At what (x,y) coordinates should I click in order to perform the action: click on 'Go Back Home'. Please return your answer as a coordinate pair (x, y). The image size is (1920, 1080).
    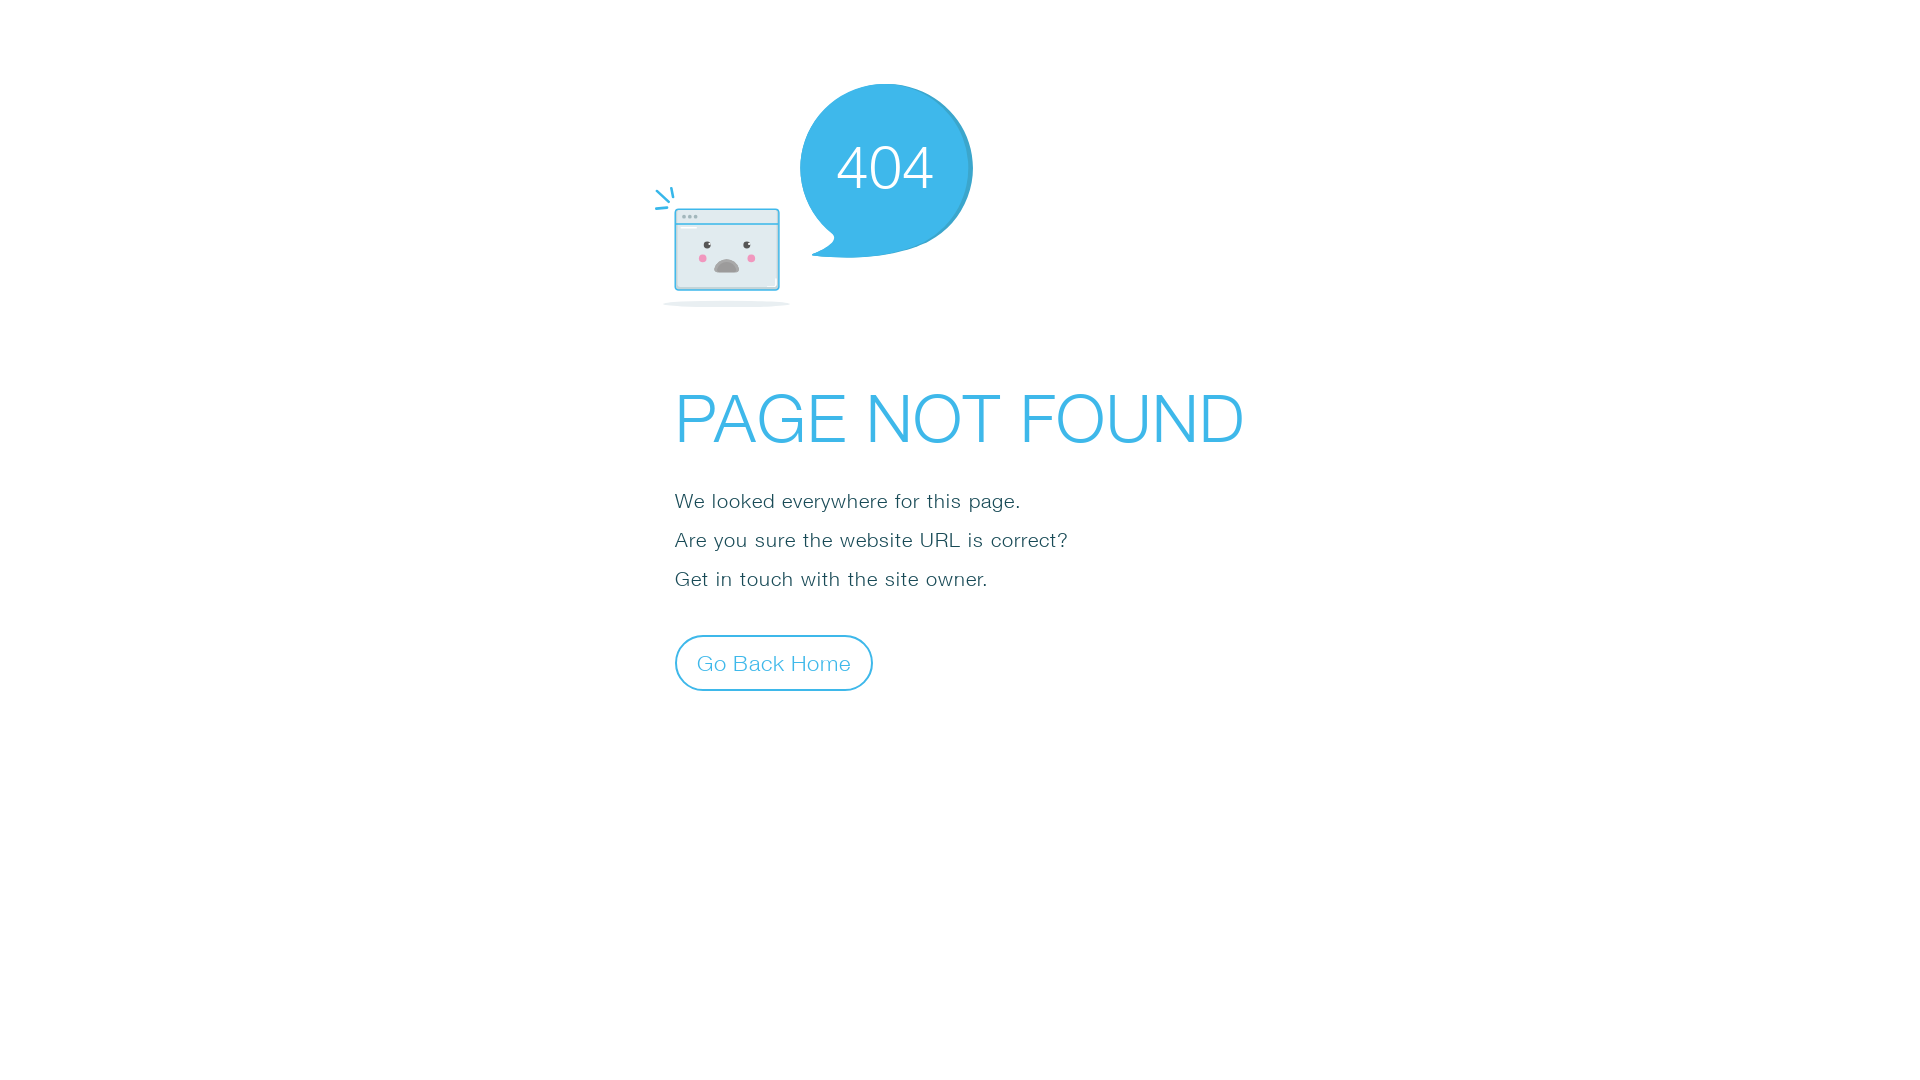
    Looking at the image, I should click on (772, 663).